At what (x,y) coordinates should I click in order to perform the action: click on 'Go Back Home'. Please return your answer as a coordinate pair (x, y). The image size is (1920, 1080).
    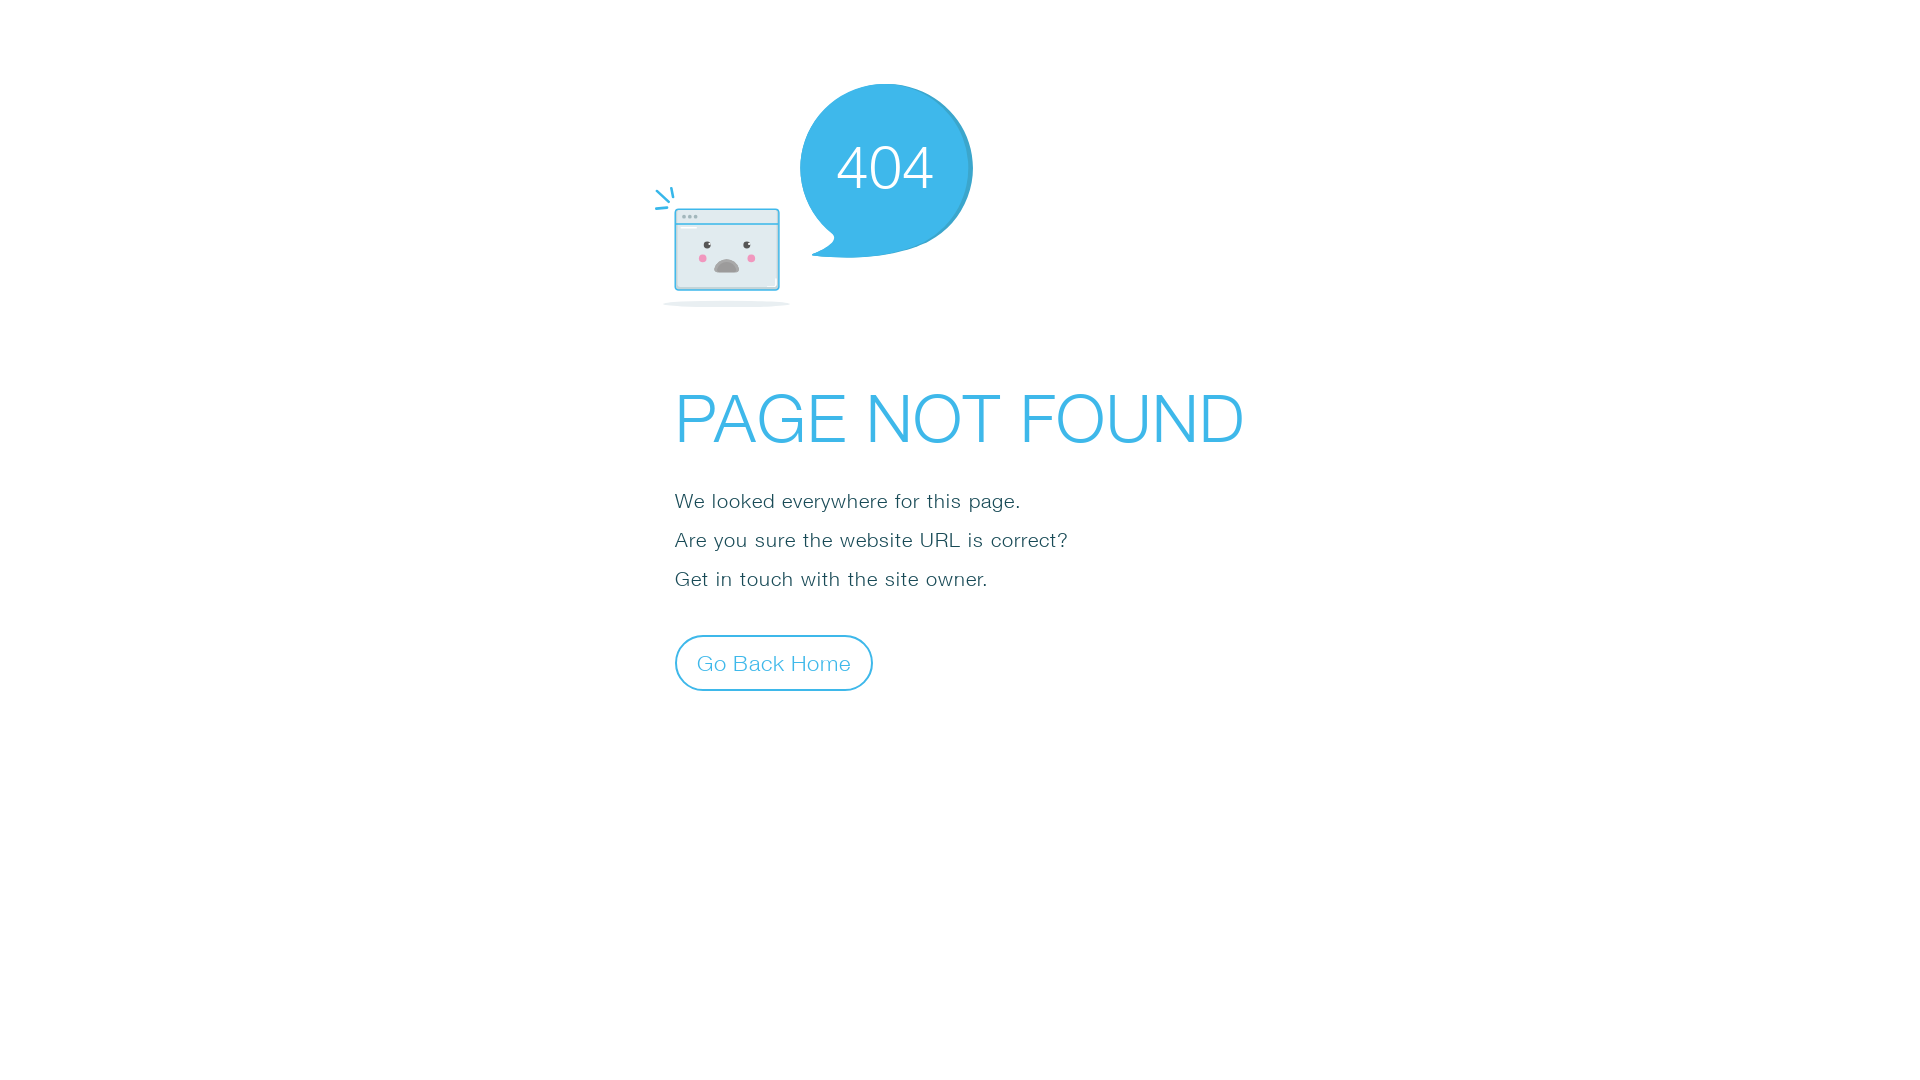
    Looking at the image, I should click on (772, 663).